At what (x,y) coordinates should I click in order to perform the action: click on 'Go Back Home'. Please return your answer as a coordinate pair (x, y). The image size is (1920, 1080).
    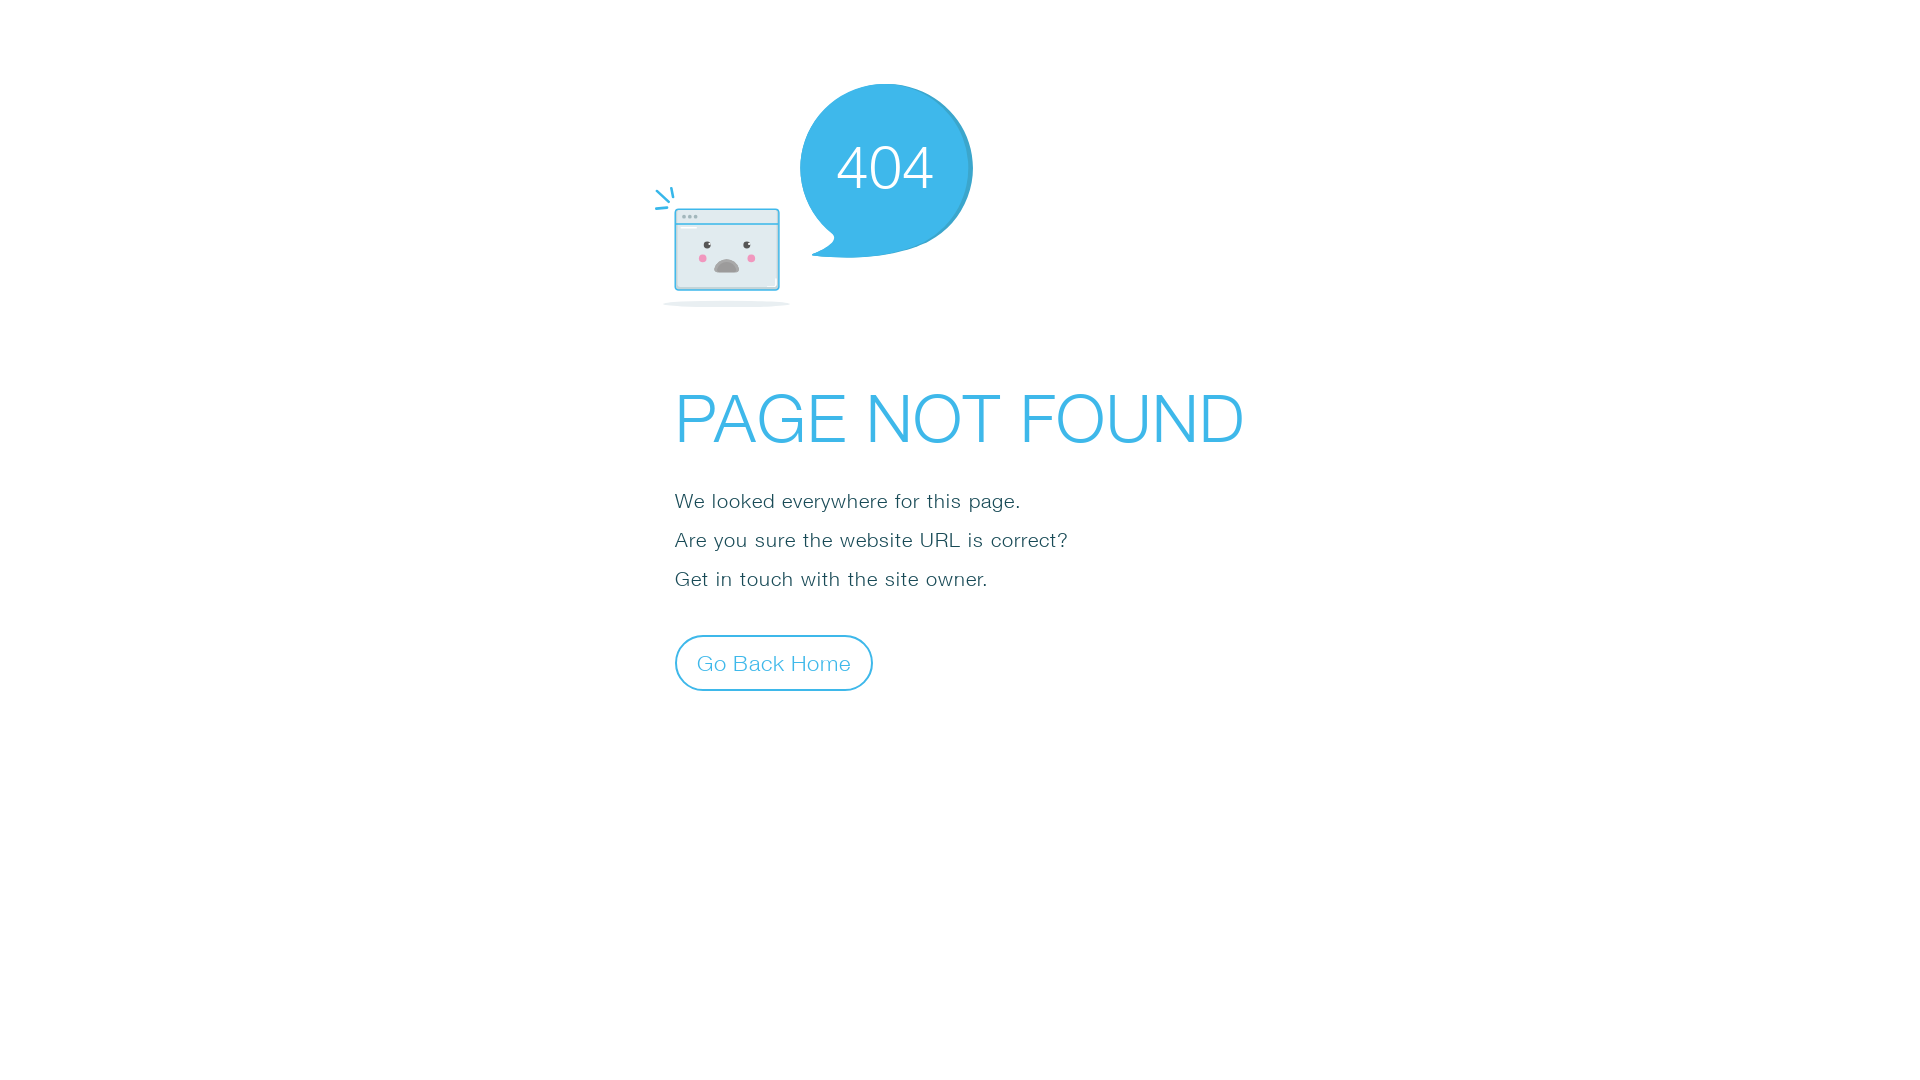
    Looking at the image, I should click on (772, 663).